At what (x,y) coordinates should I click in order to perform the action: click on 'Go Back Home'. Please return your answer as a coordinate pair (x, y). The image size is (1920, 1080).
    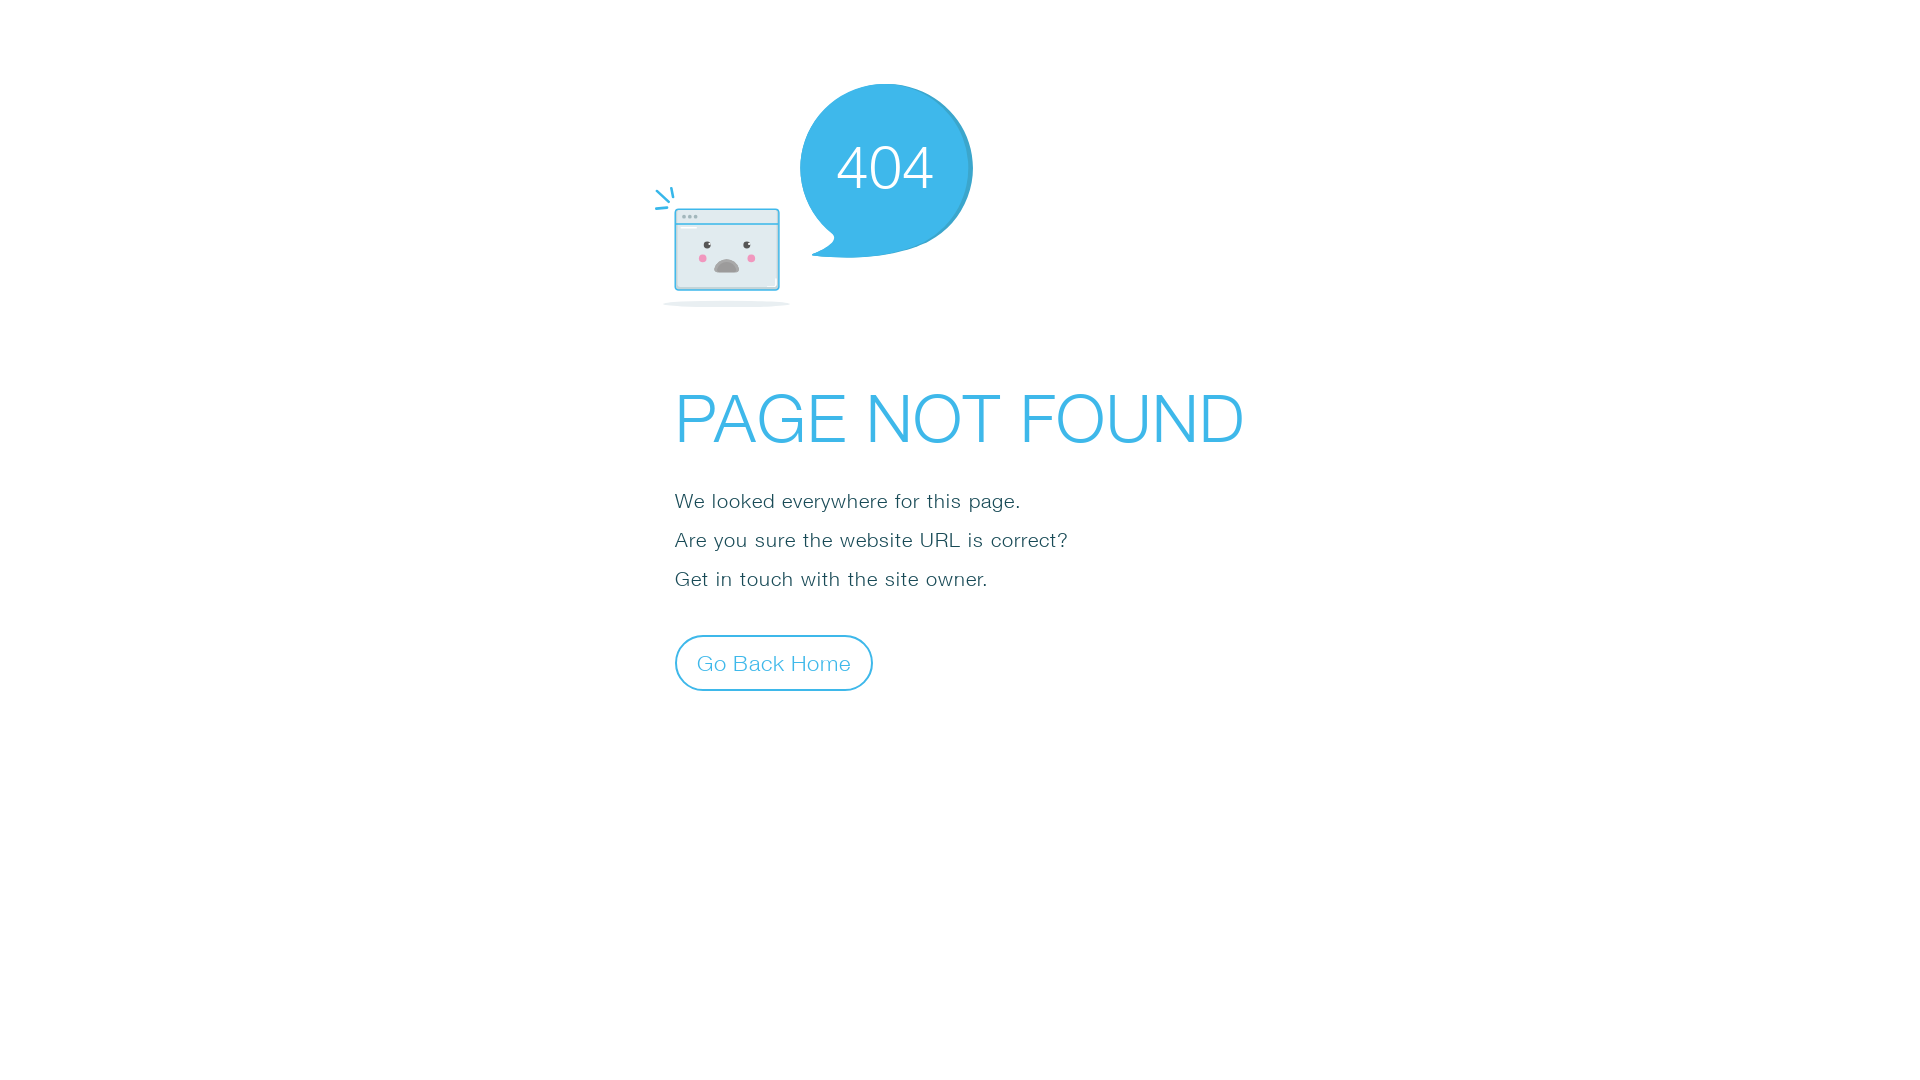
    Looking at the image, I should click on (772, 663).